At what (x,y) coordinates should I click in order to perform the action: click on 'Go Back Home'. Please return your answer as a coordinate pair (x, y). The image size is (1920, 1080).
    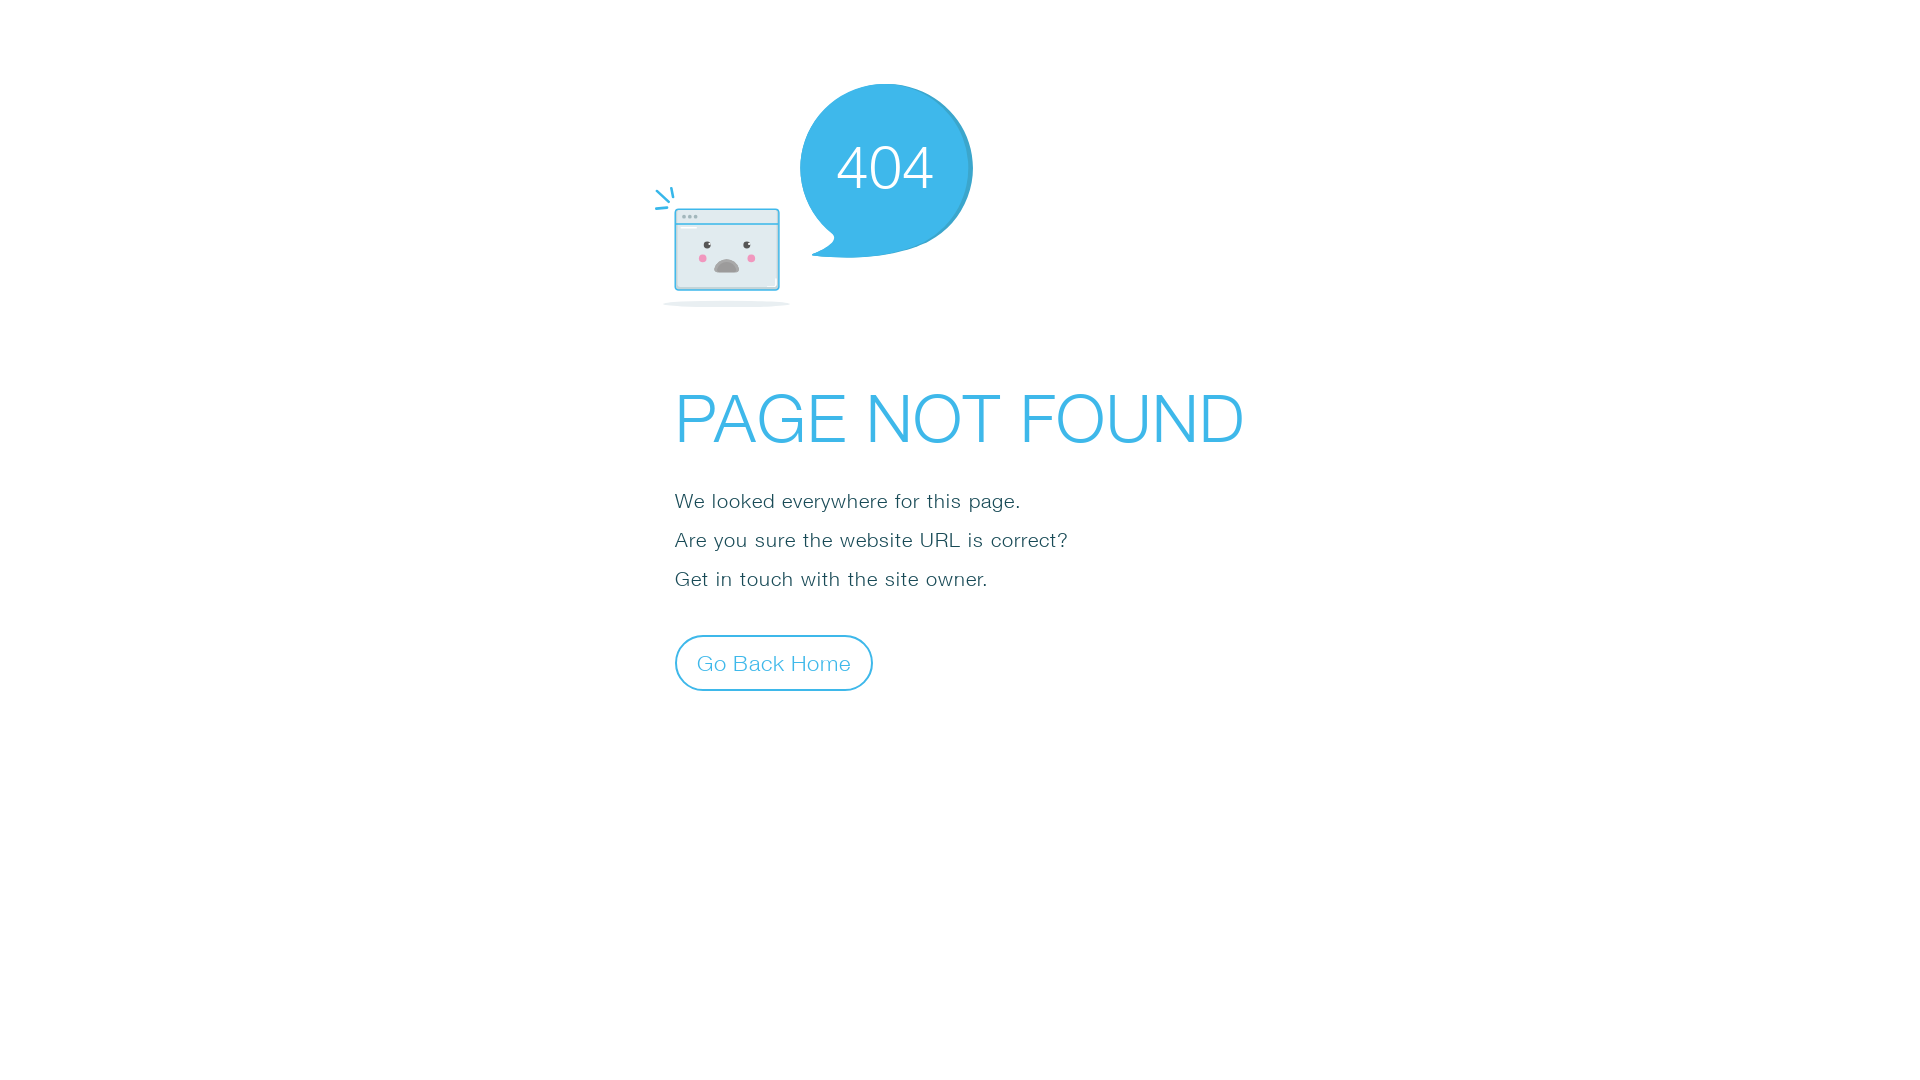
    Looking at the image, I should click on (772, 663).